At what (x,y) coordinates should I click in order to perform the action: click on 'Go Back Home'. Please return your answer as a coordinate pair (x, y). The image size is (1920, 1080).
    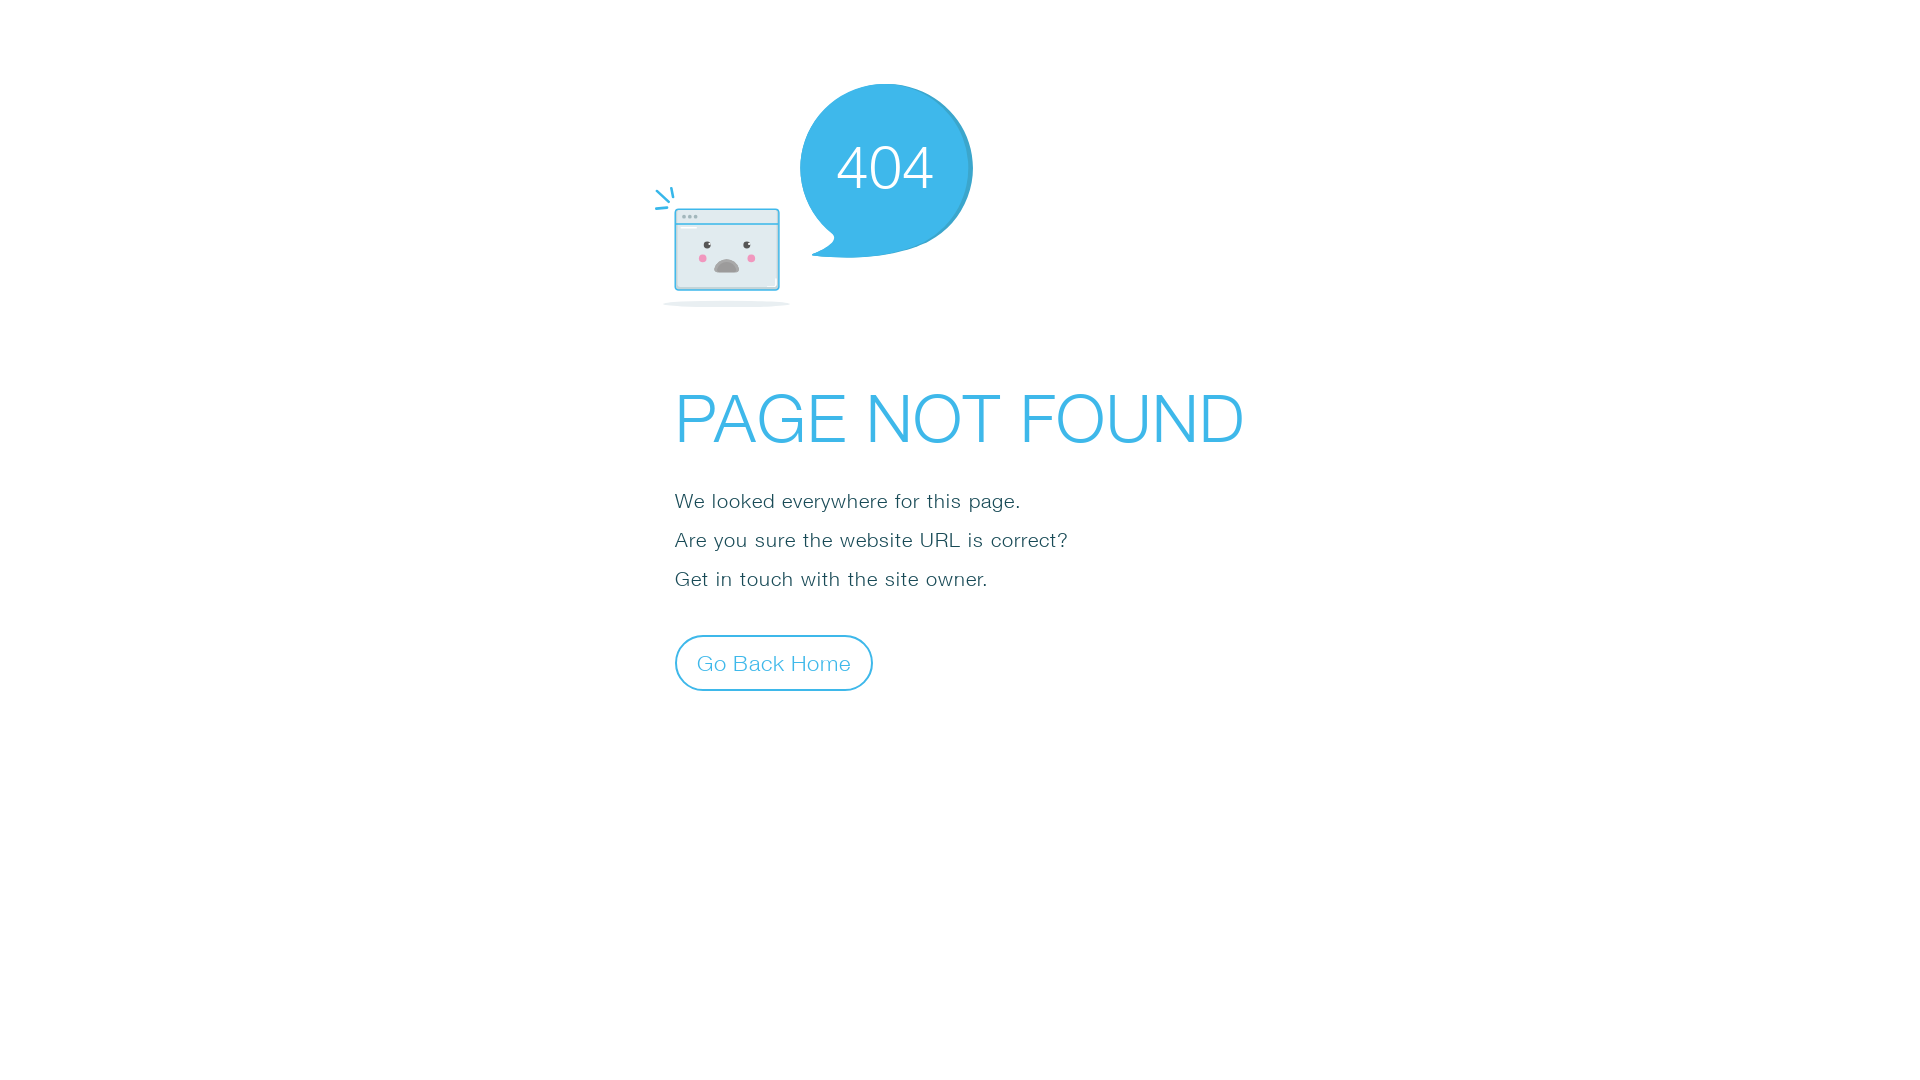
    Looking at the image, I should click on (772, 663).